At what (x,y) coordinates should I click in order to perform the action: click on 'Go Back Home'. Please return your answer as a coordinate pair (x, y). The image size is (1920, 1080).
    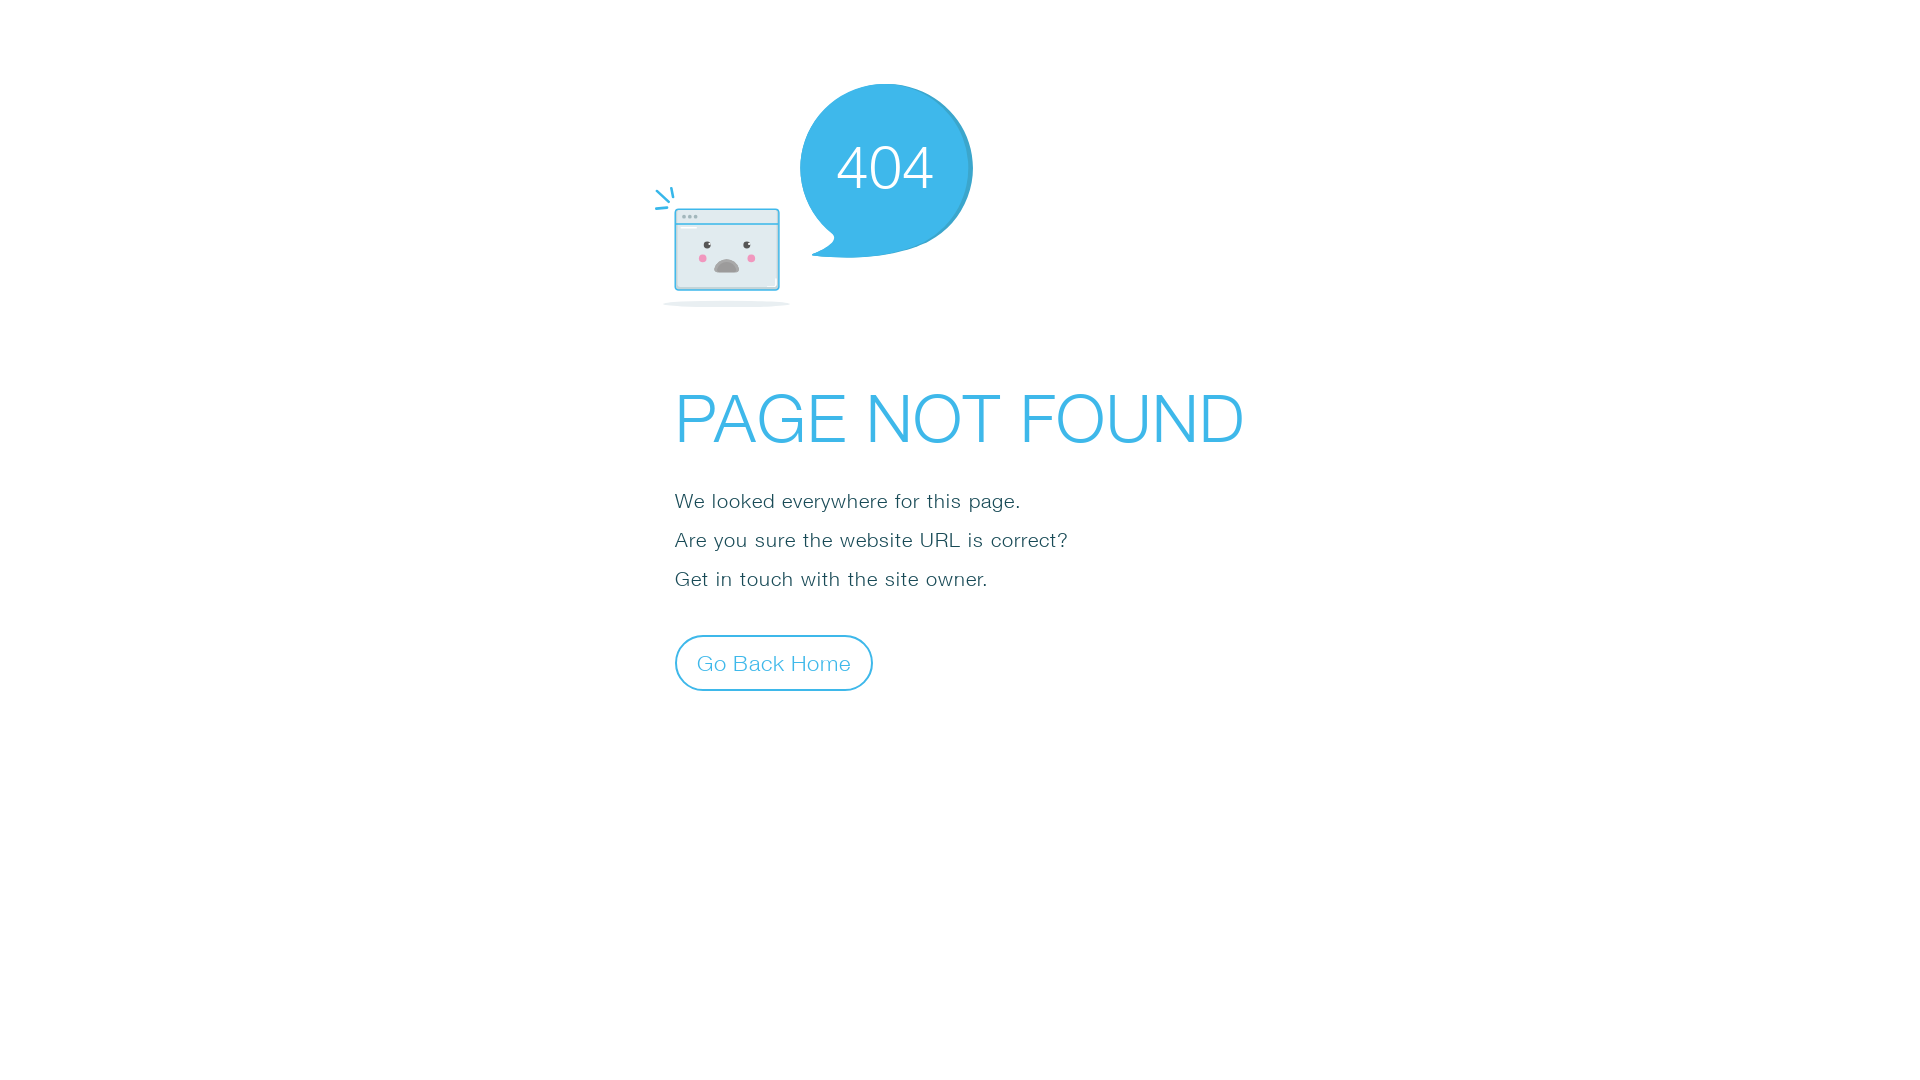
    Looking at the image, I should click on (772, 663).